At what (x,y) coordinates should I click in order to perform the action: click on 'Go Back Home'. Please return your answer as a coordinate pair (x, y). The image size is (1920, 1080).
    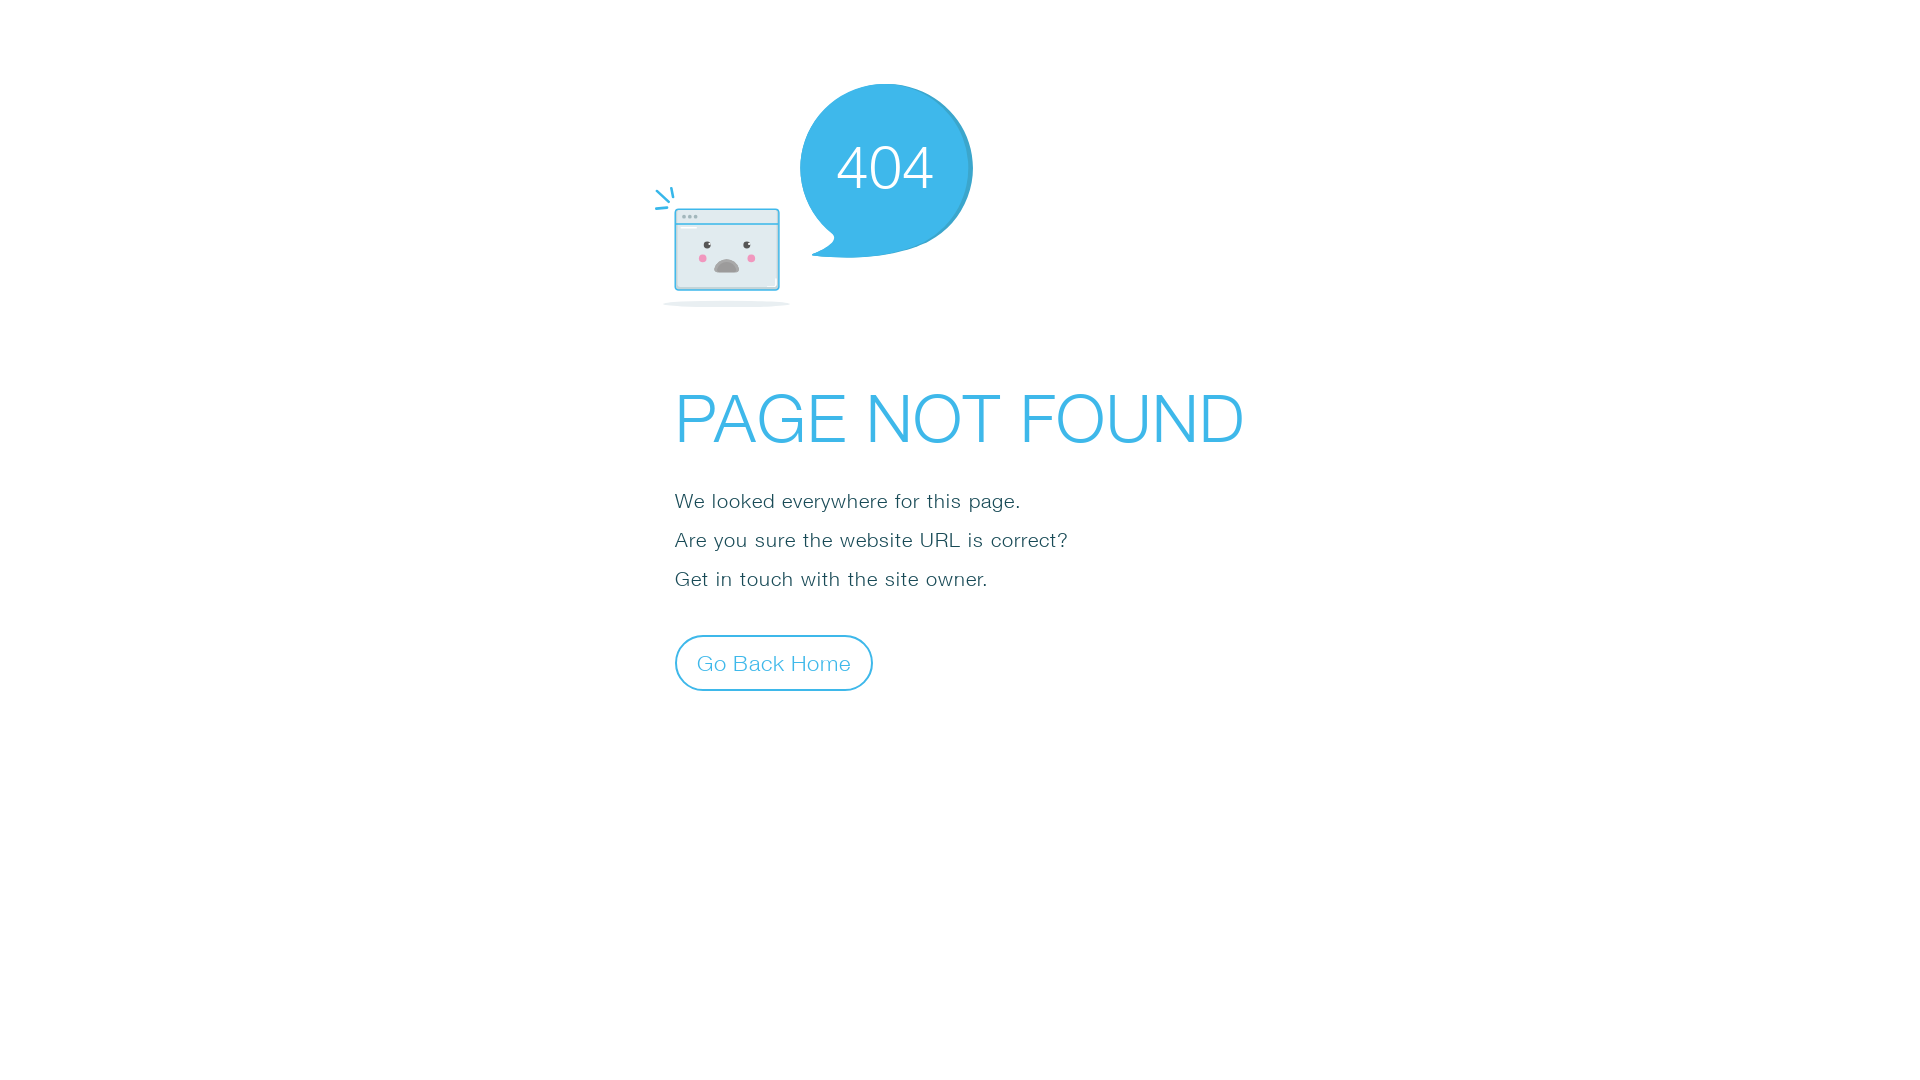
    Looking at the image, I should click on (772, 663).